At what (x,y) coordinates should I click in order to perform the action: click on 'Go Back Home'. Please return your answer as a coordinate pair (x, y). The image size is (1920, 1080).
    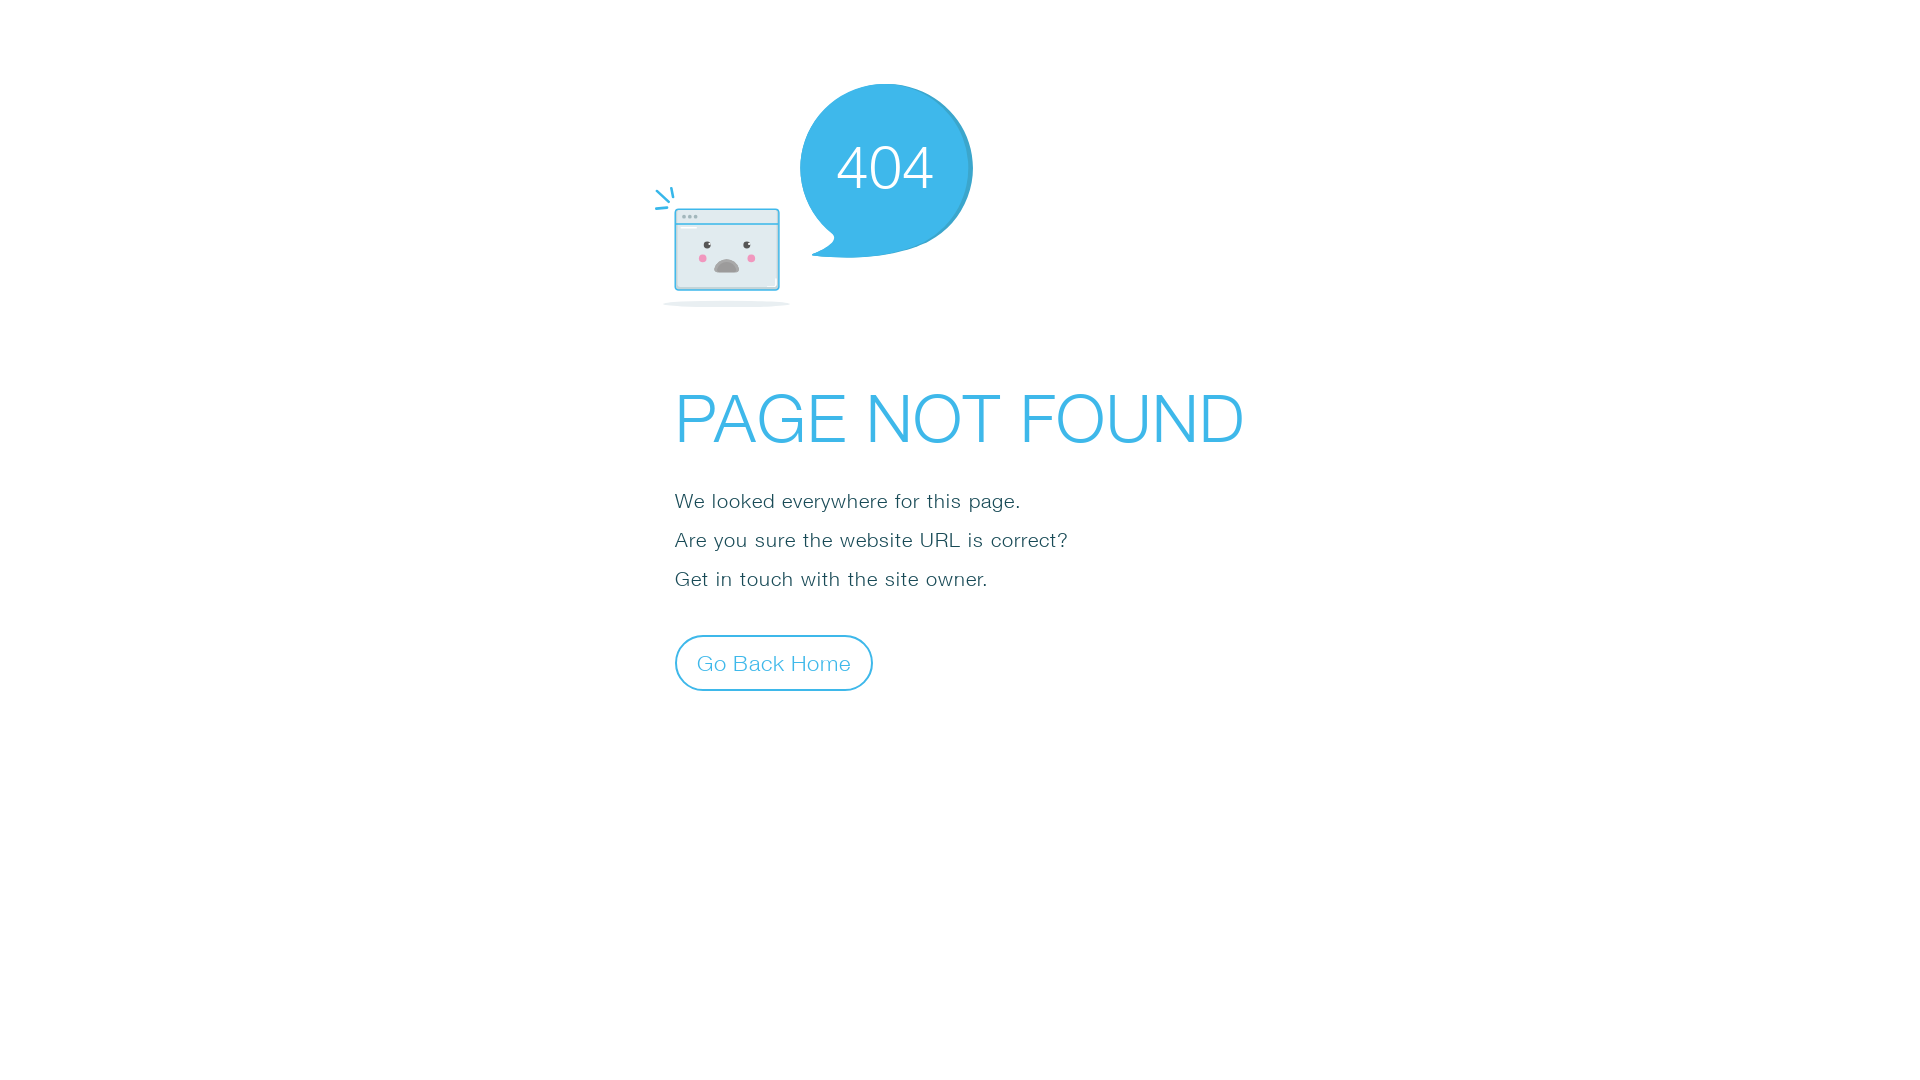
    Looking at the image, I should click on (772, 663).